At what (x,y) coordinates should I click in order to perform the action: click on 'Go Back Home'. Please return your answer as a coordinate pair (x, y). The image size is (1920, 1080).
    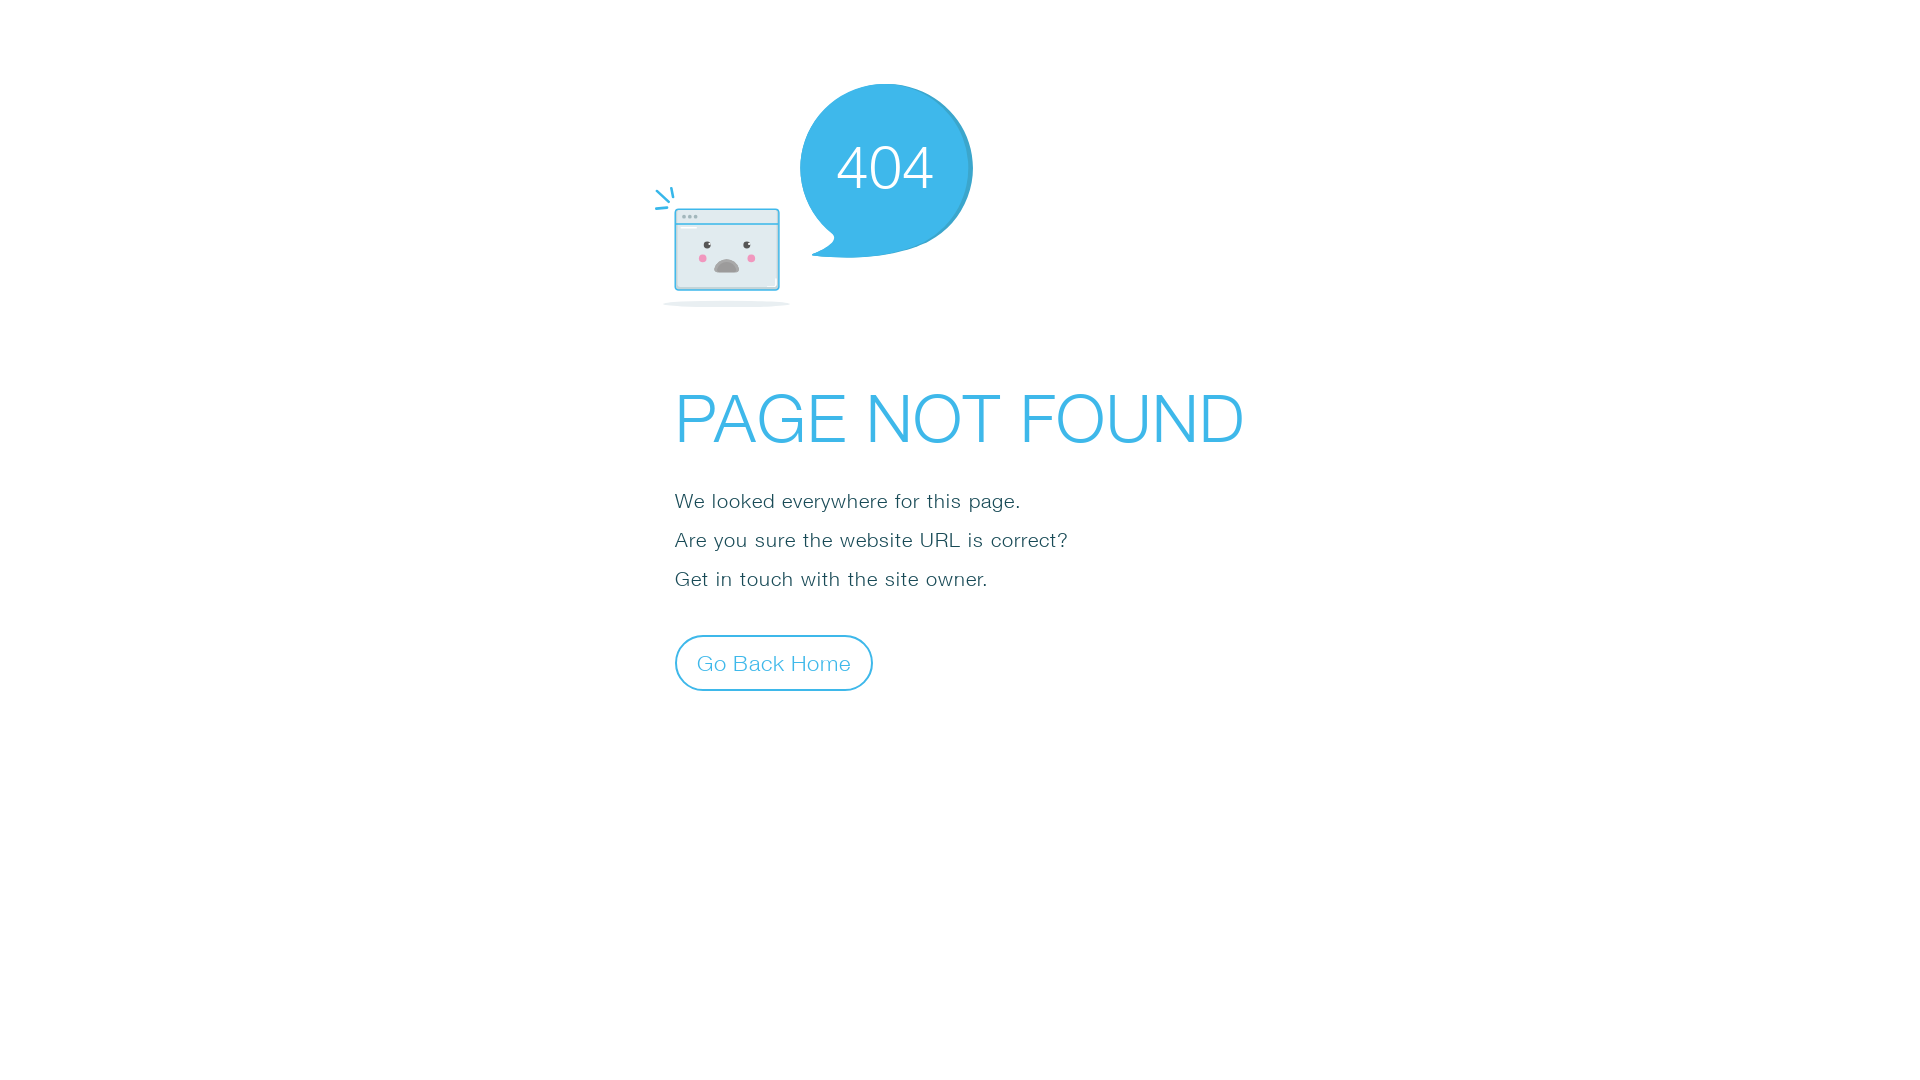
    Looking at the image, I should click on (772, 663).